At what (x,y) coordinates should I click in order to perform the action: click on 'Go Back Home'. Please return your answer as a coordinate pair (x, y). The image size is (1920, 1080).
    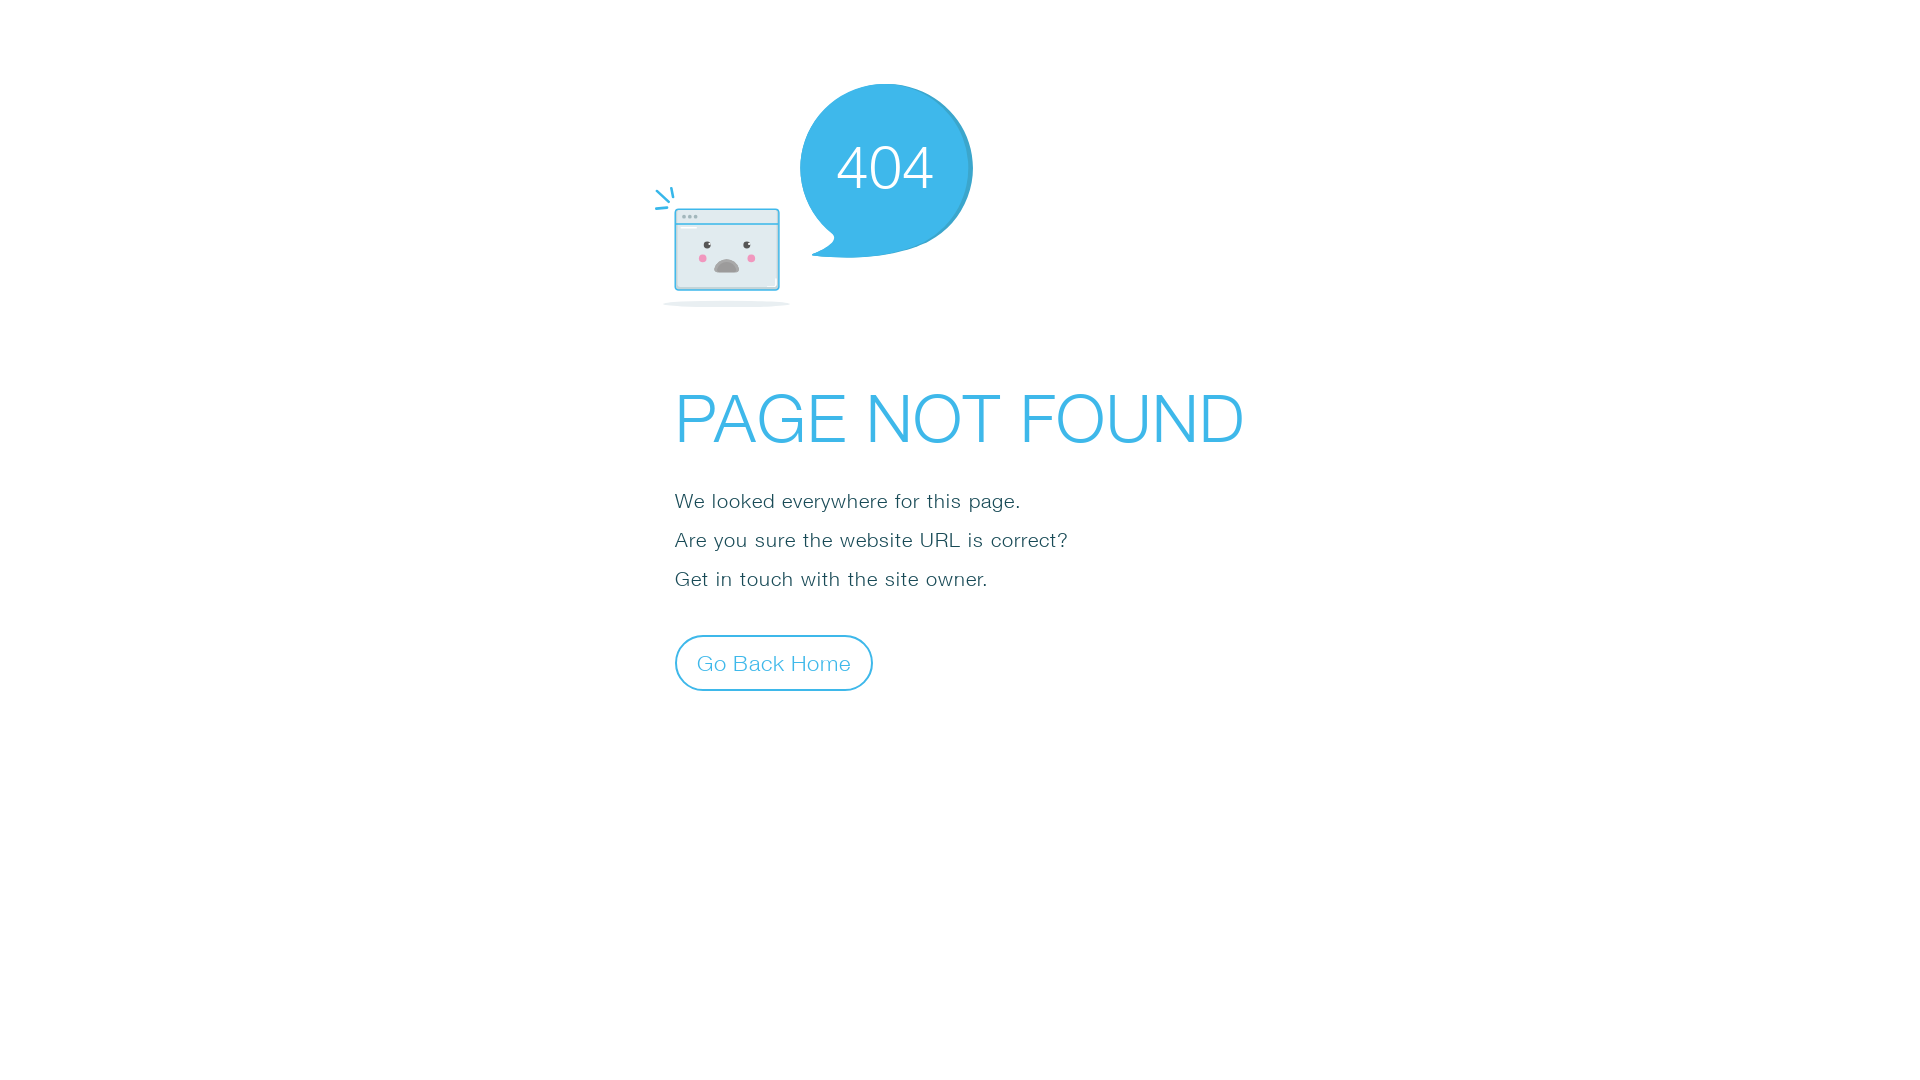
    Looking at the image, I should click on (772, 663).